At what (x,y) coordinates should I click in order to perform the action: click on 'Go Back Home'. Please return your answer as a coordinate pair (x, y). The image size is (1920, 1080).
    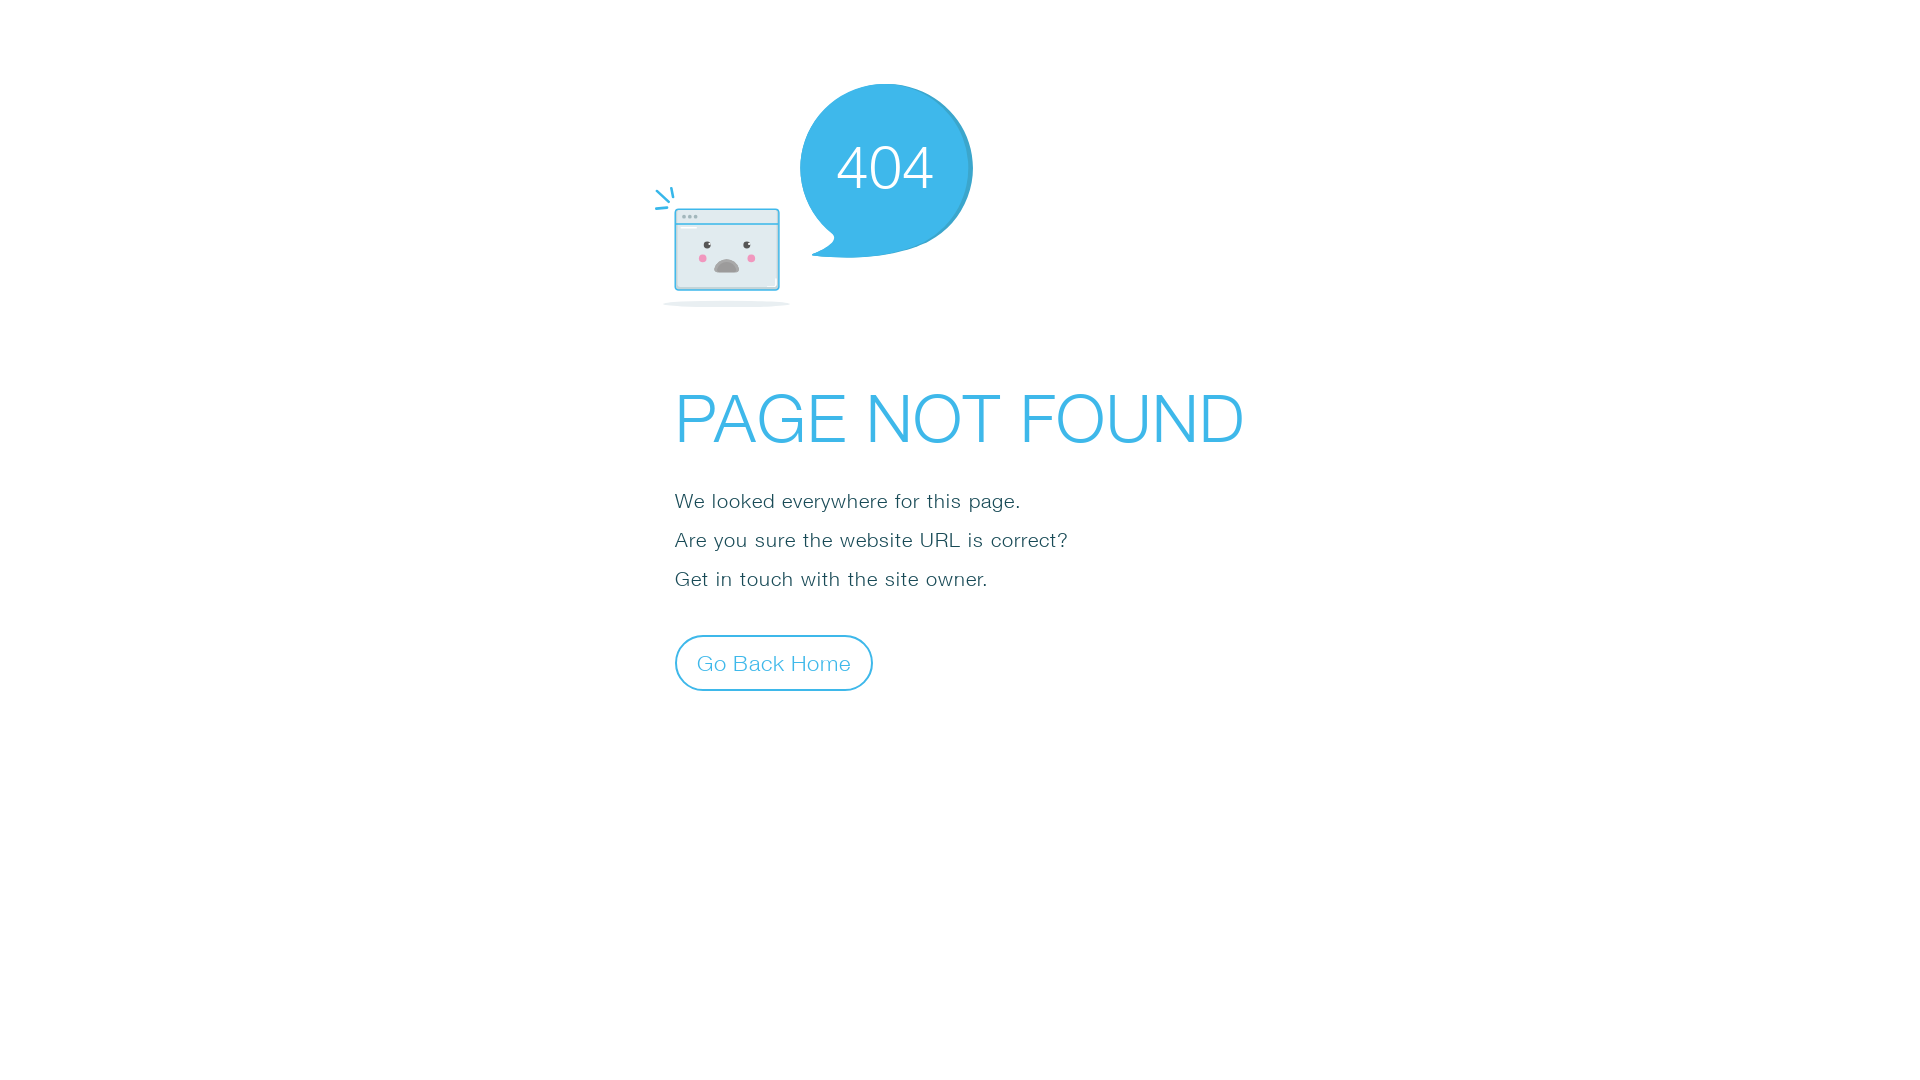
    Looking at the image, I should click on (772, 663).